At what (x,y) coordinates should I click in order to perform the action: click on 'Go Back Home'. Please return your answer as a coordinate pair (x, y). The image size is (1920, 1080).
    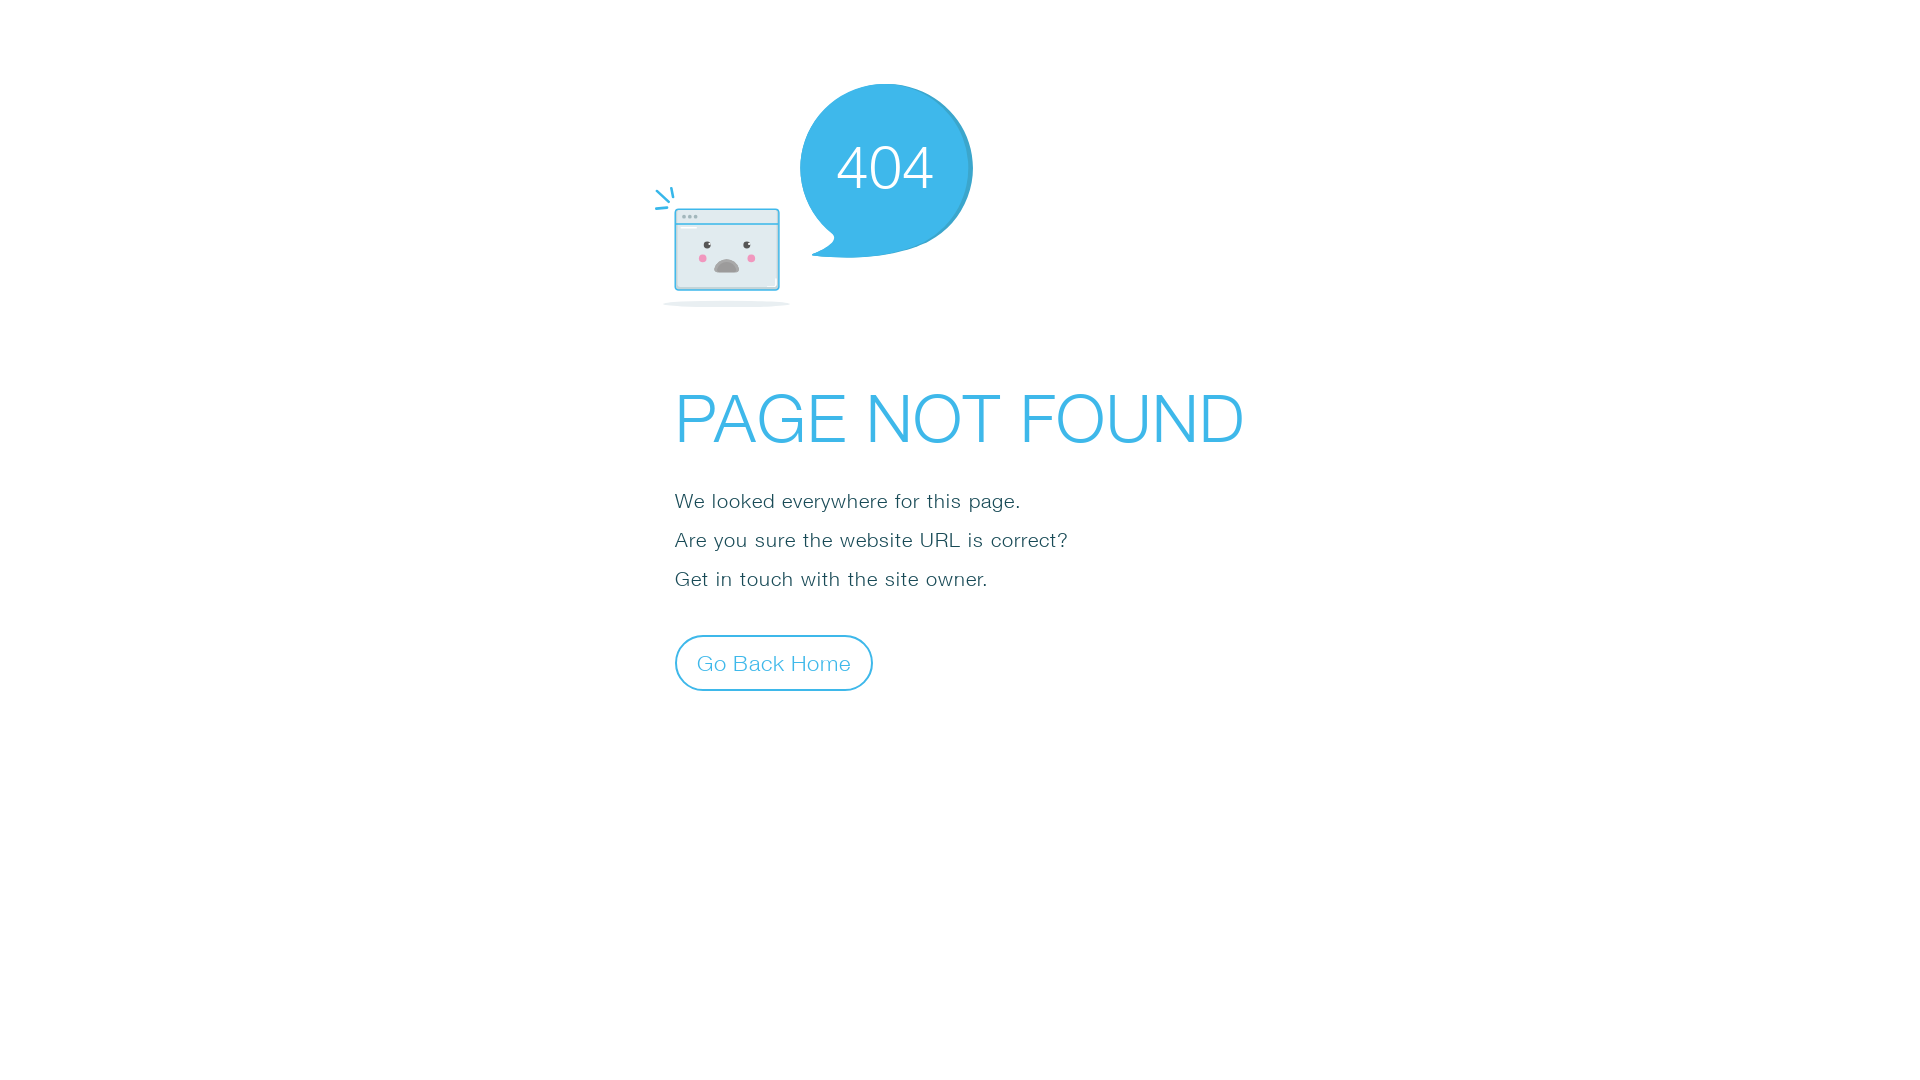
    Looking at the image, I should click on (772, 663).